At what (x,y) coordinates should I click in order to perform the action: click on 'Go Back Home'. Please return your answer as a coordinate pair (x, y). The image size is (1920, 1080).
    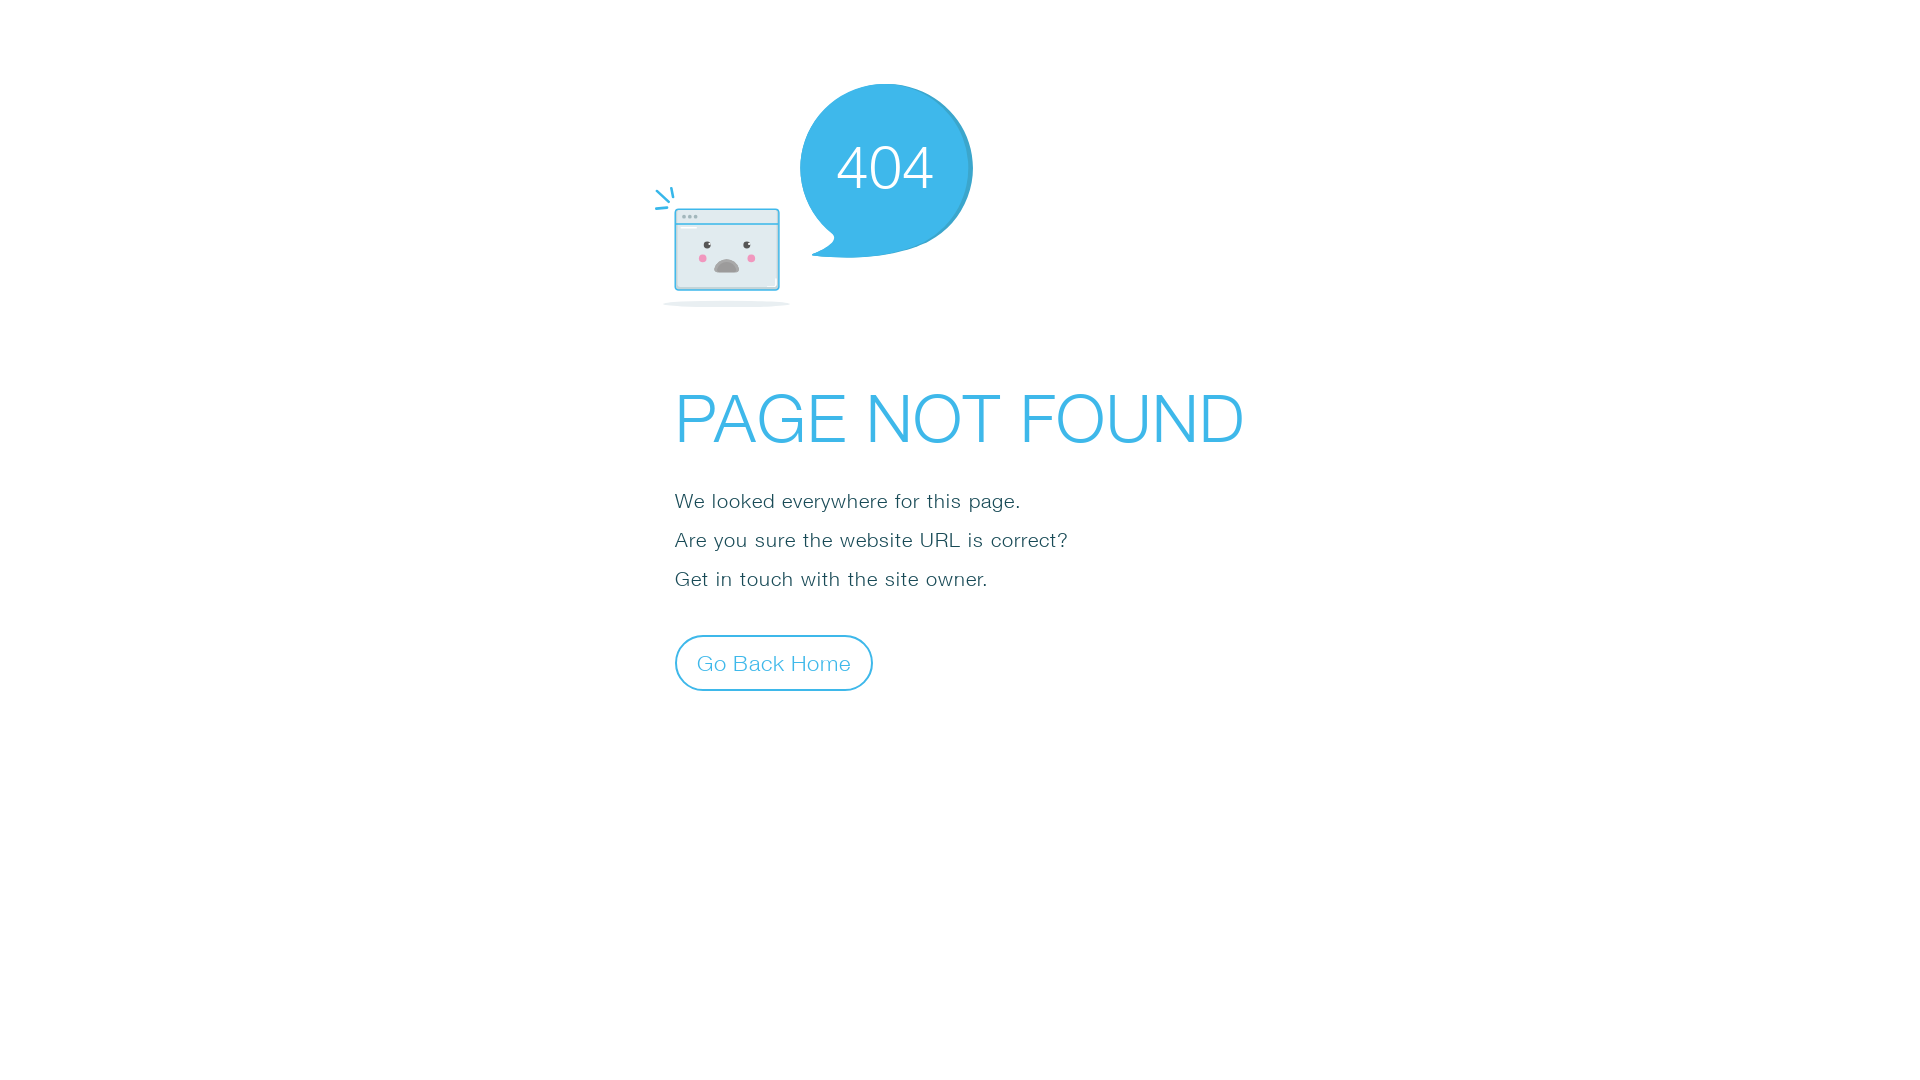
    Looking at the image, I should click on (772, 663).